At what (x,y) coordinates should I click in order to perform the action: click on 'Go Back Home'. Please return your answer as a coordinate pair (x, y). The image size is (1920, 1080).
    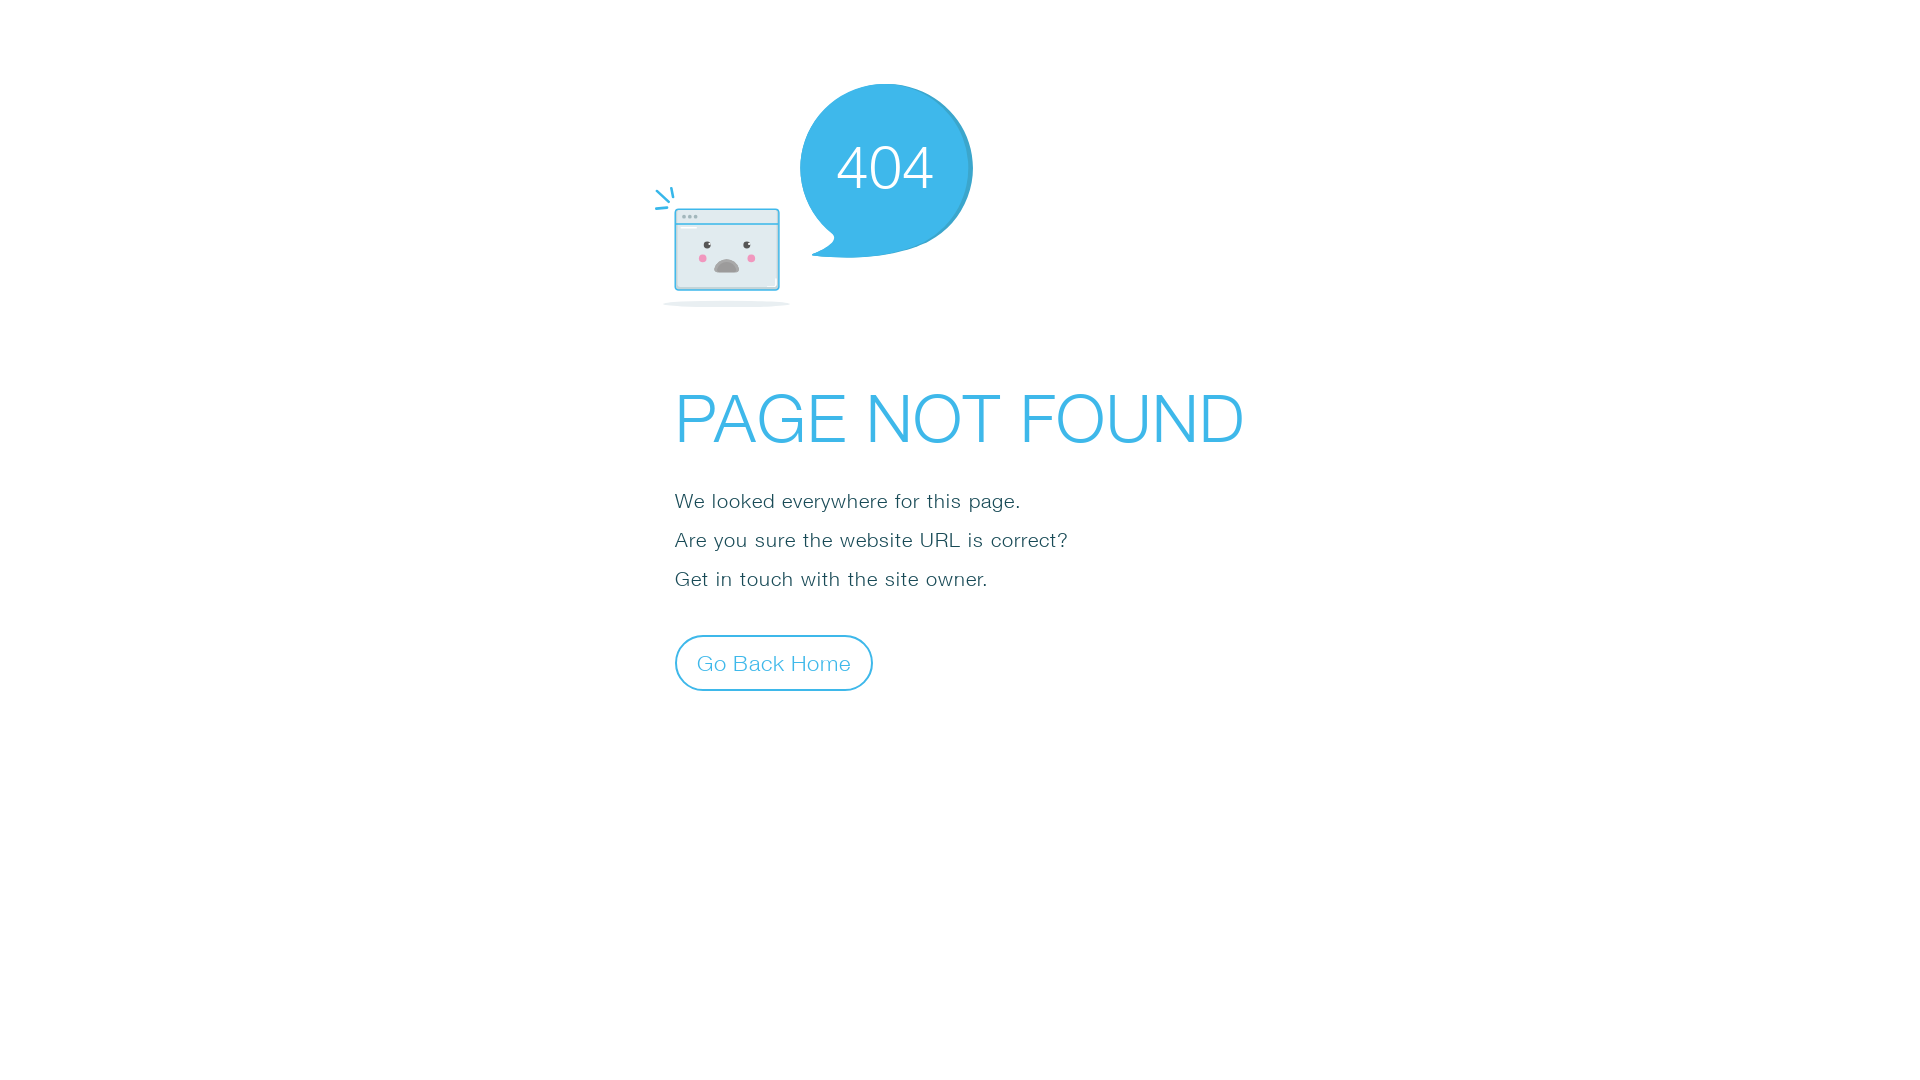
    Looking at the image, I should click on (772, 663).